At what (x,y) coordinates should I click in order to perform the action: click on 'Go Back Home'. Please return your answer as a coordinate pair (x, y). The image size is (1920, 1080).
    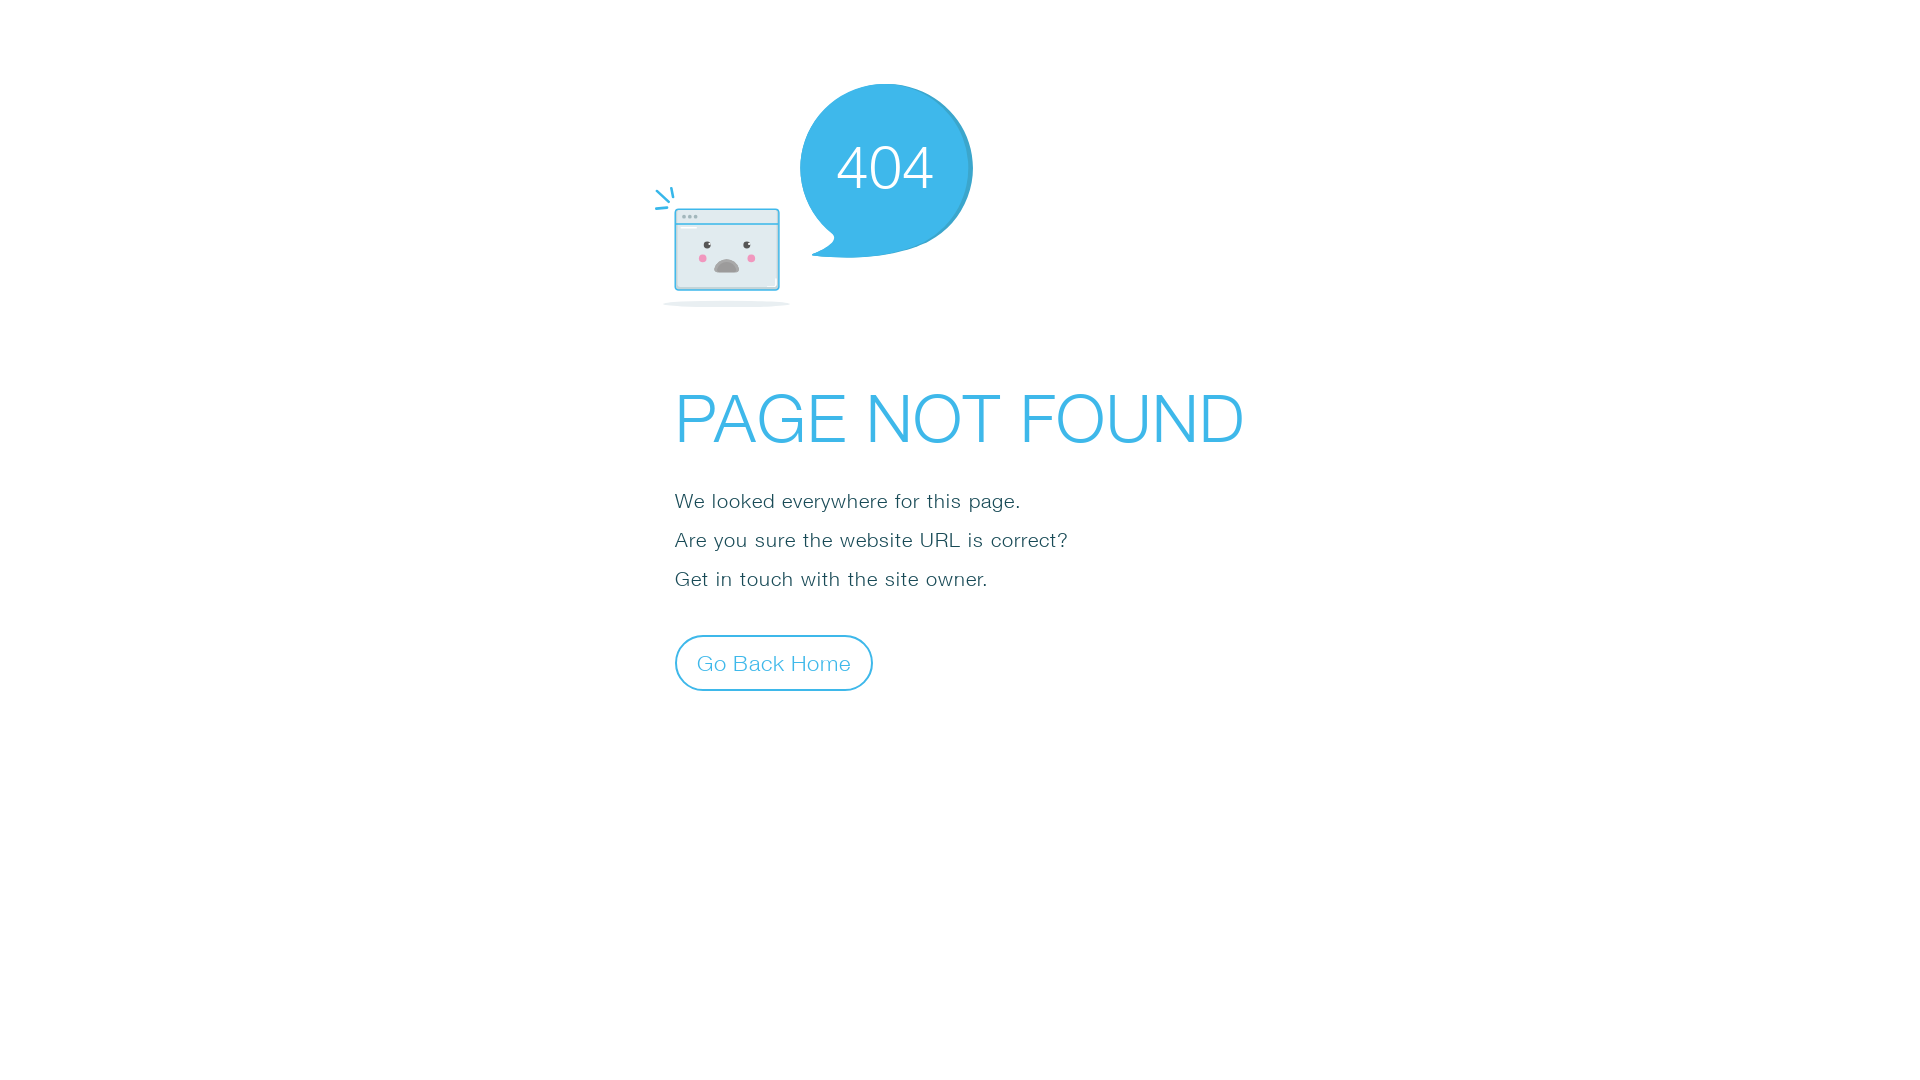
    Looking at the image, I should click on (772, 663).